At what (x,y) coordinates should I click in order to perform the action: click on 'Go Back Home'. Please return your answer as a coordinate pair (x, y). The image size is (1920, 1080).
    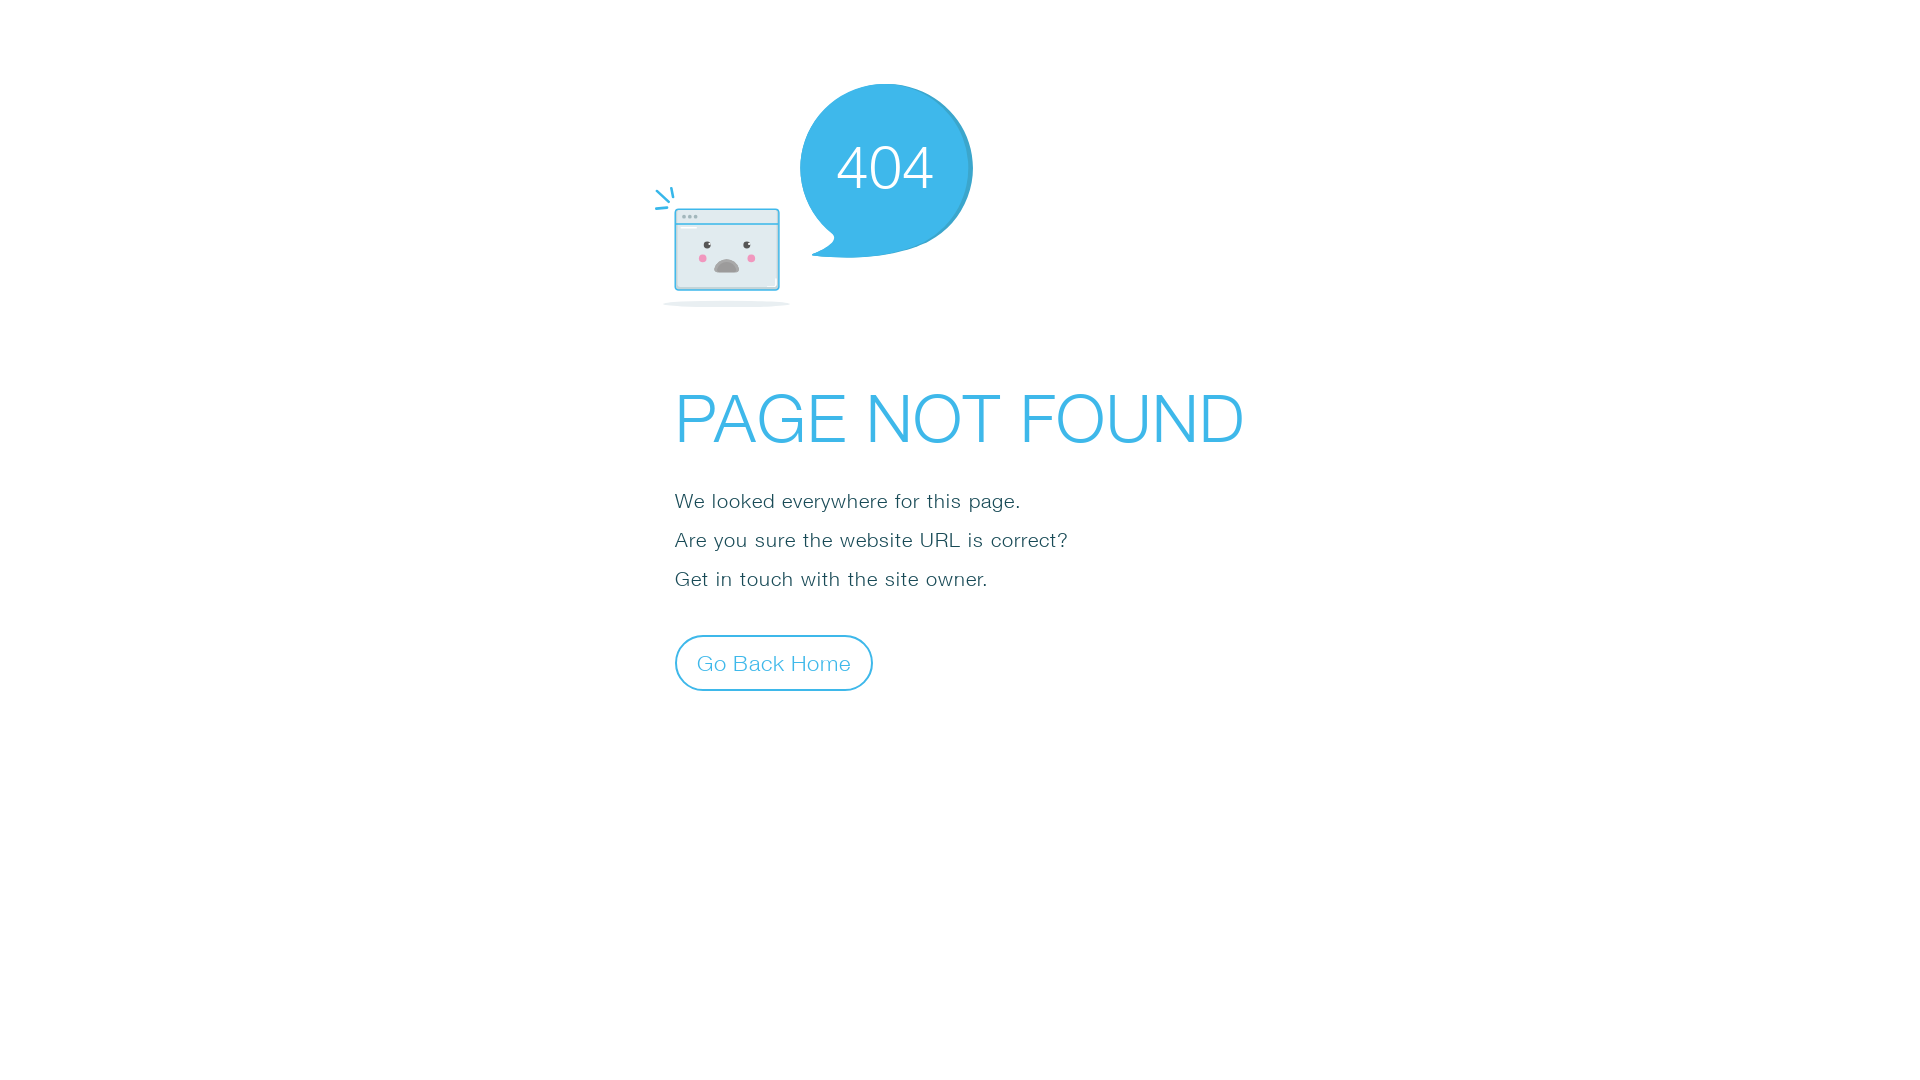
    Looking at the image, I should click on (772, 663).